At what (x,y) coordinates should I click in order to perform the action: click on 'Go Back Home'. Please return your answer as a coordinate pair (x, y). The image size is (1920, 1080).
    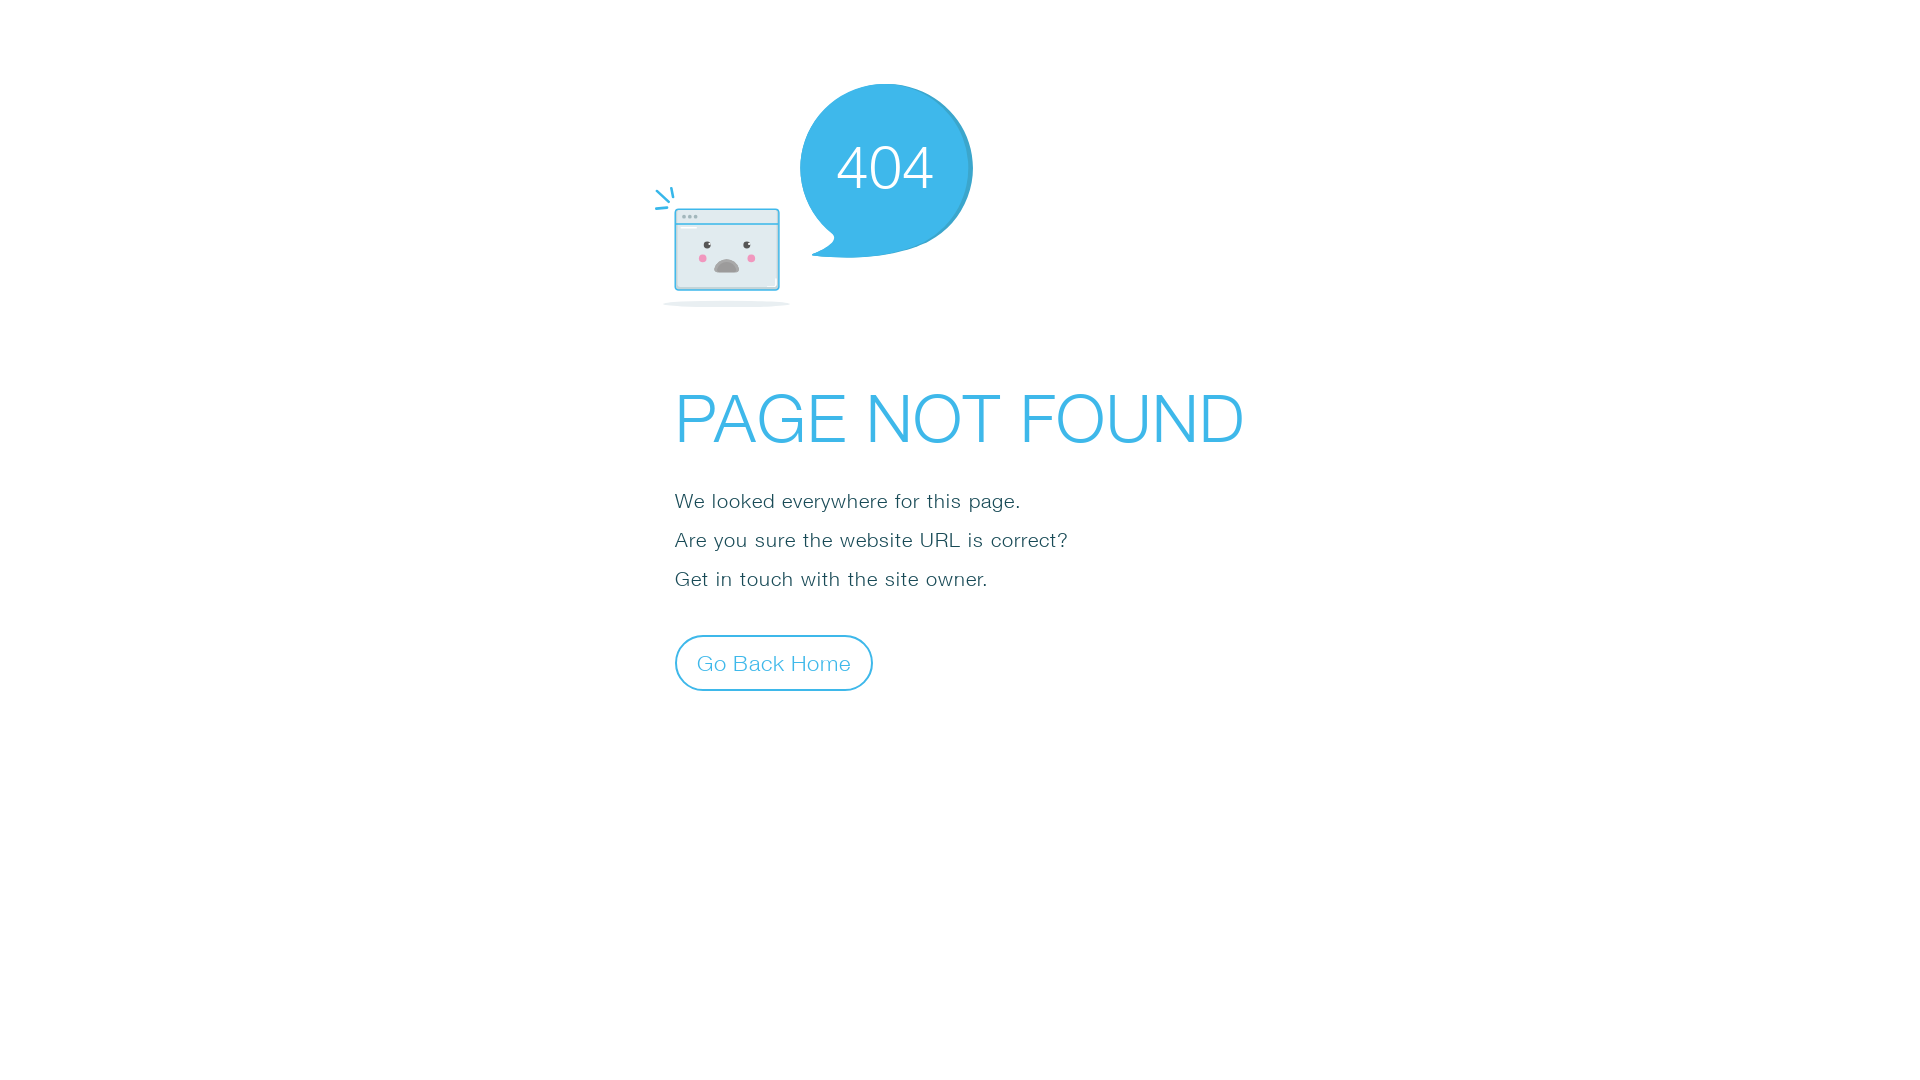
    Looking at the image, I should click on (772, 663).